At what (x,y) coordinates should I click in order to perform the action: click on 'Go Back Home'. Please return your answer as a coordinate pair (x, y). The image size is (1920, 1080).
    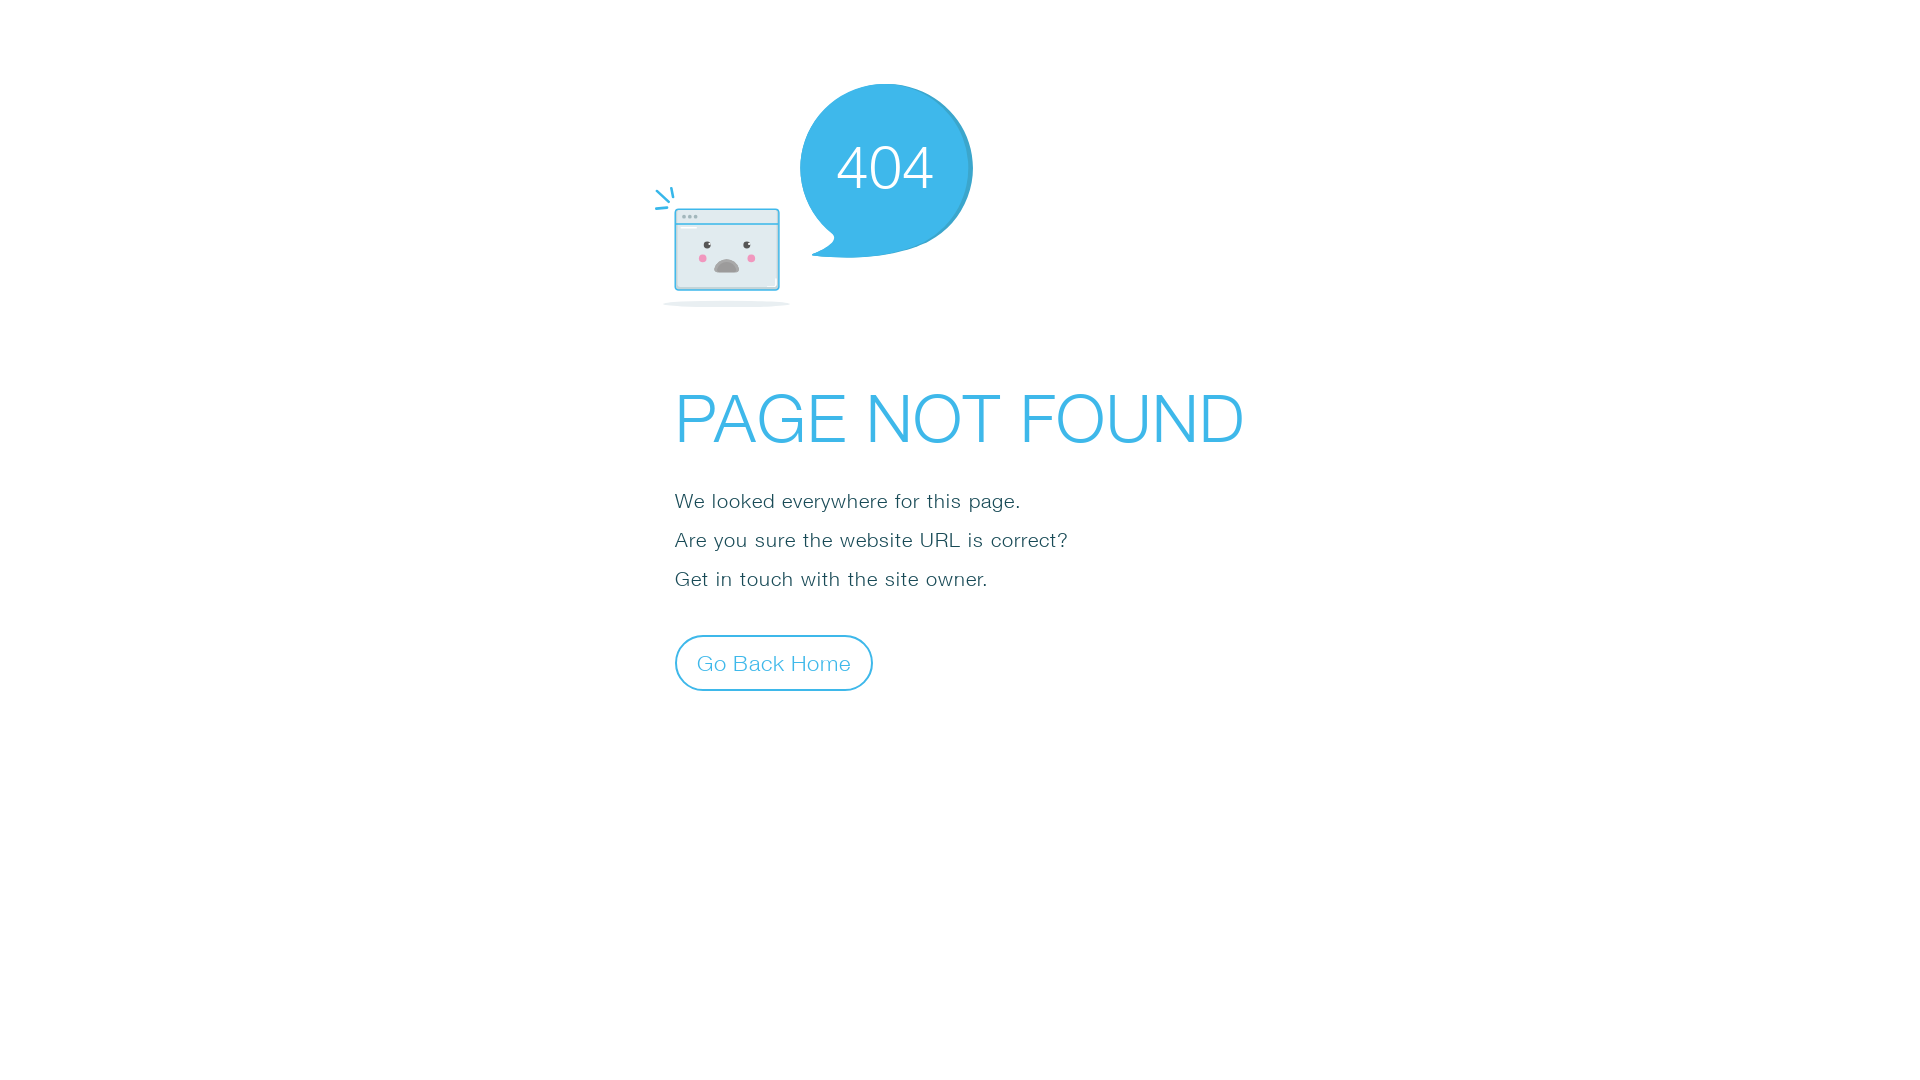
    Looking at the image, I should click on (772, 663).